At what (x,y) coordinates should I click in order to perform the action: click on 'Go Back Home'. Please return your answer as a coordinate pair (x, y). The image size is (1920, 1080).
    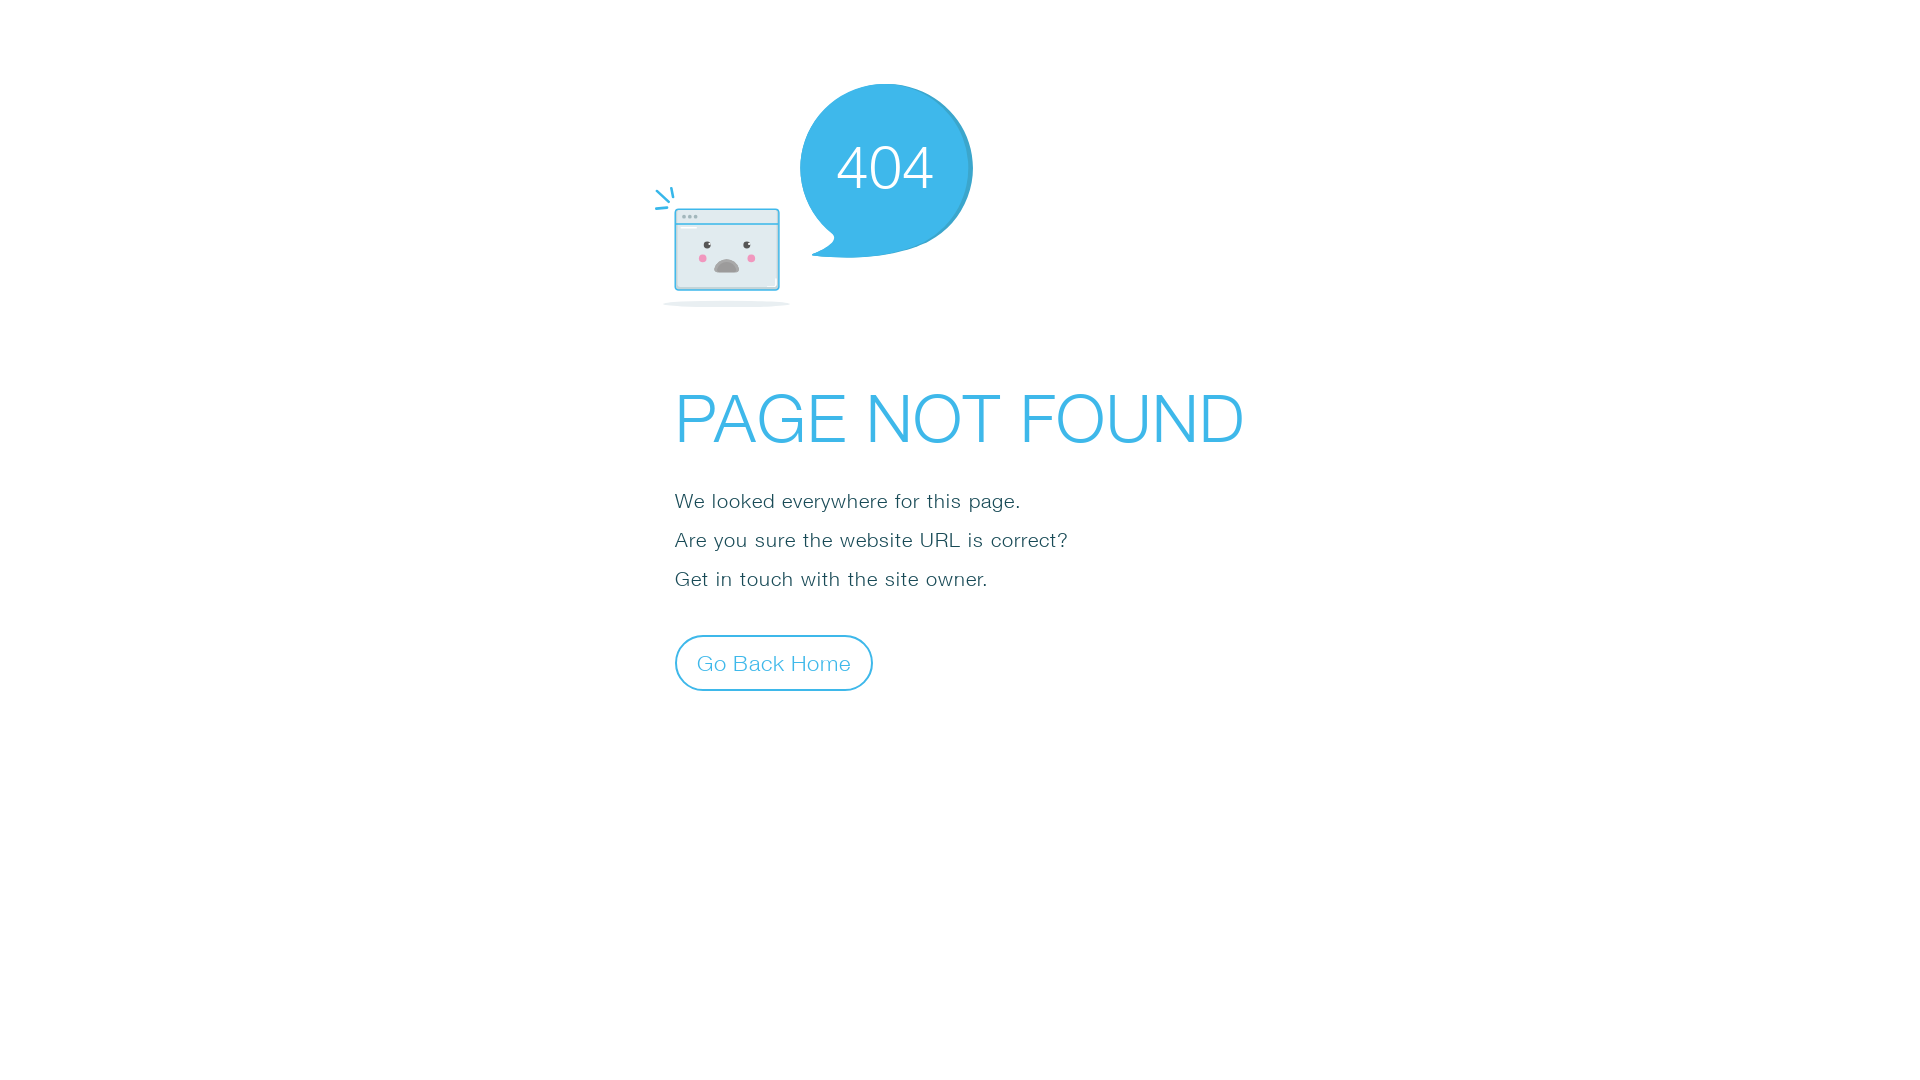
    Looking at the image, I should click on (772, 663).